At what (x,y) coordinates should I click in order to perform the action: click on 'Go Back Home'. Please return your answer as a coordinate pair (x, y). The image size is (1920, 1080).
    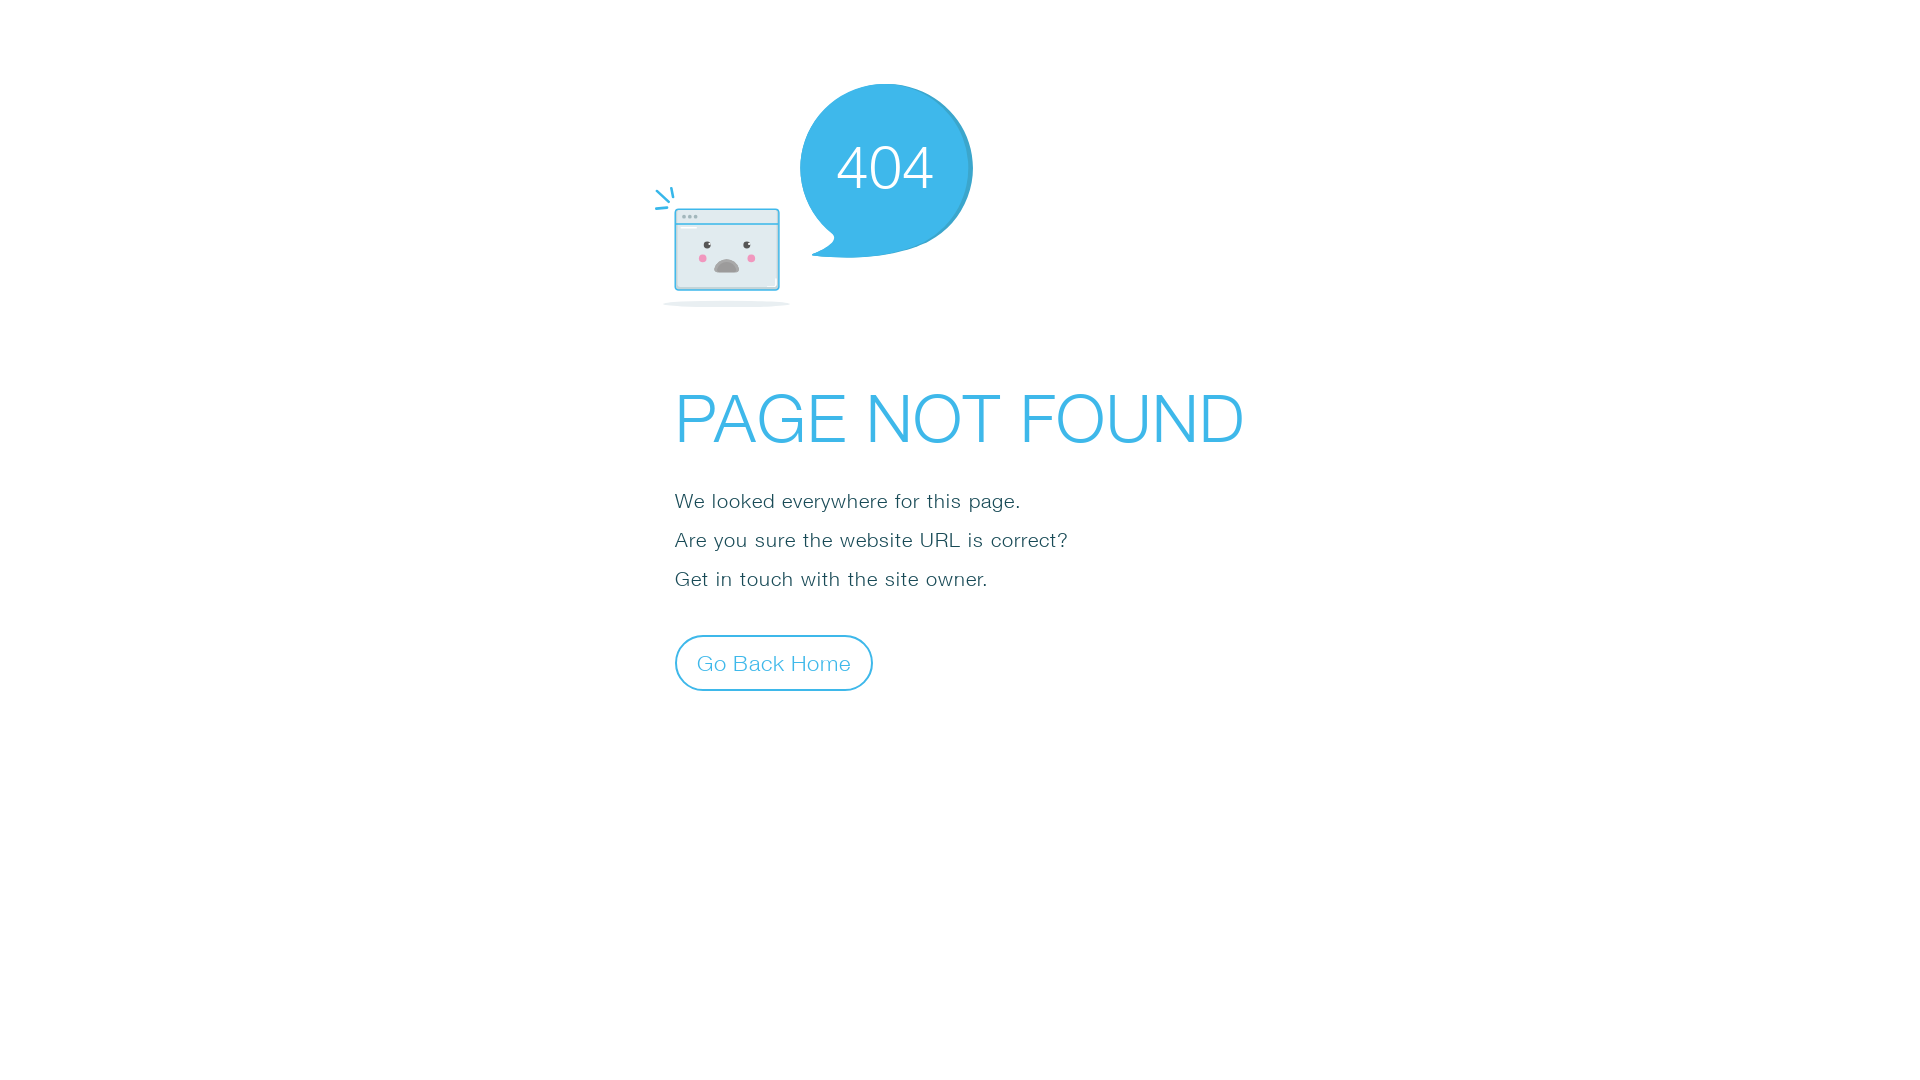
    Looking at the image, I should click on (772, 663).